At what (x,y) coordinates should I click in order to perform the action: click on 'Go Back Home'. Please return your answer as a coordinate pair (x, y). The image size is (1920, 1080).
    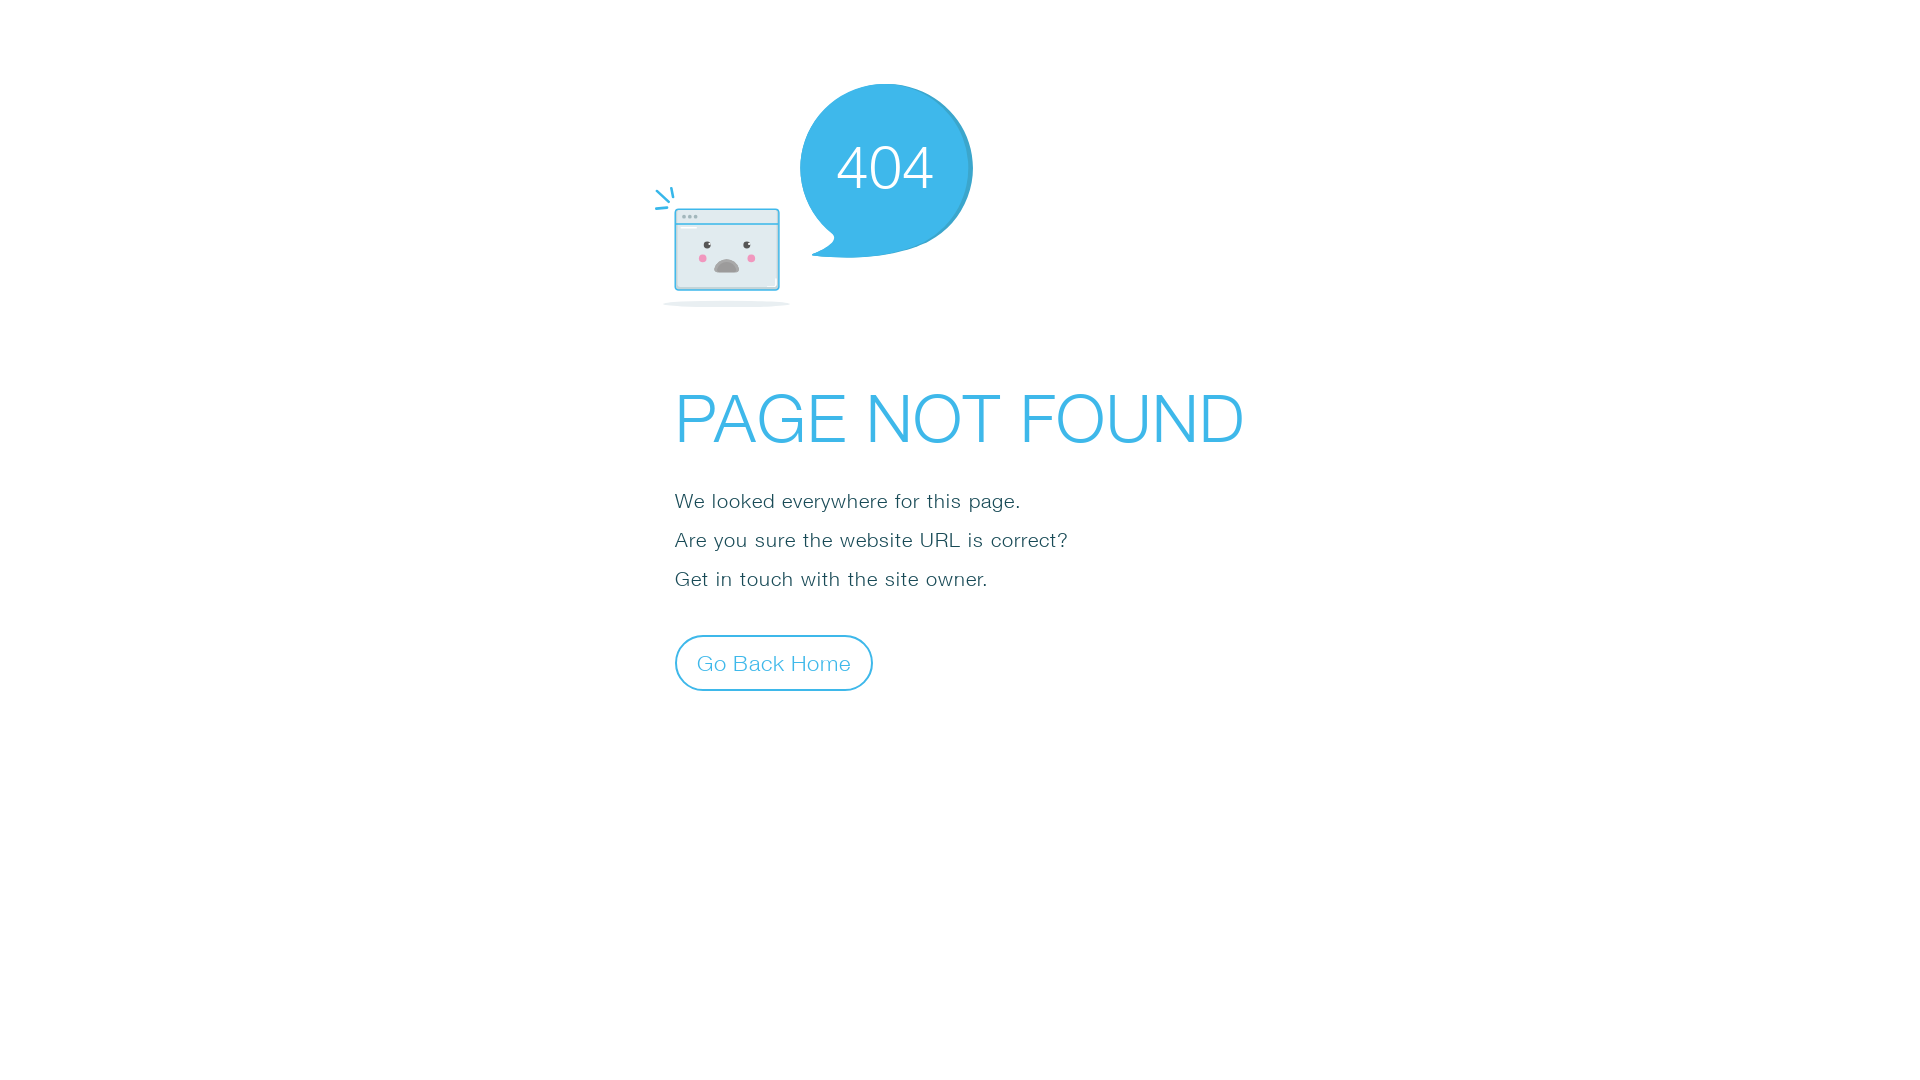
    Looking at the image, I should click on (772, 663).